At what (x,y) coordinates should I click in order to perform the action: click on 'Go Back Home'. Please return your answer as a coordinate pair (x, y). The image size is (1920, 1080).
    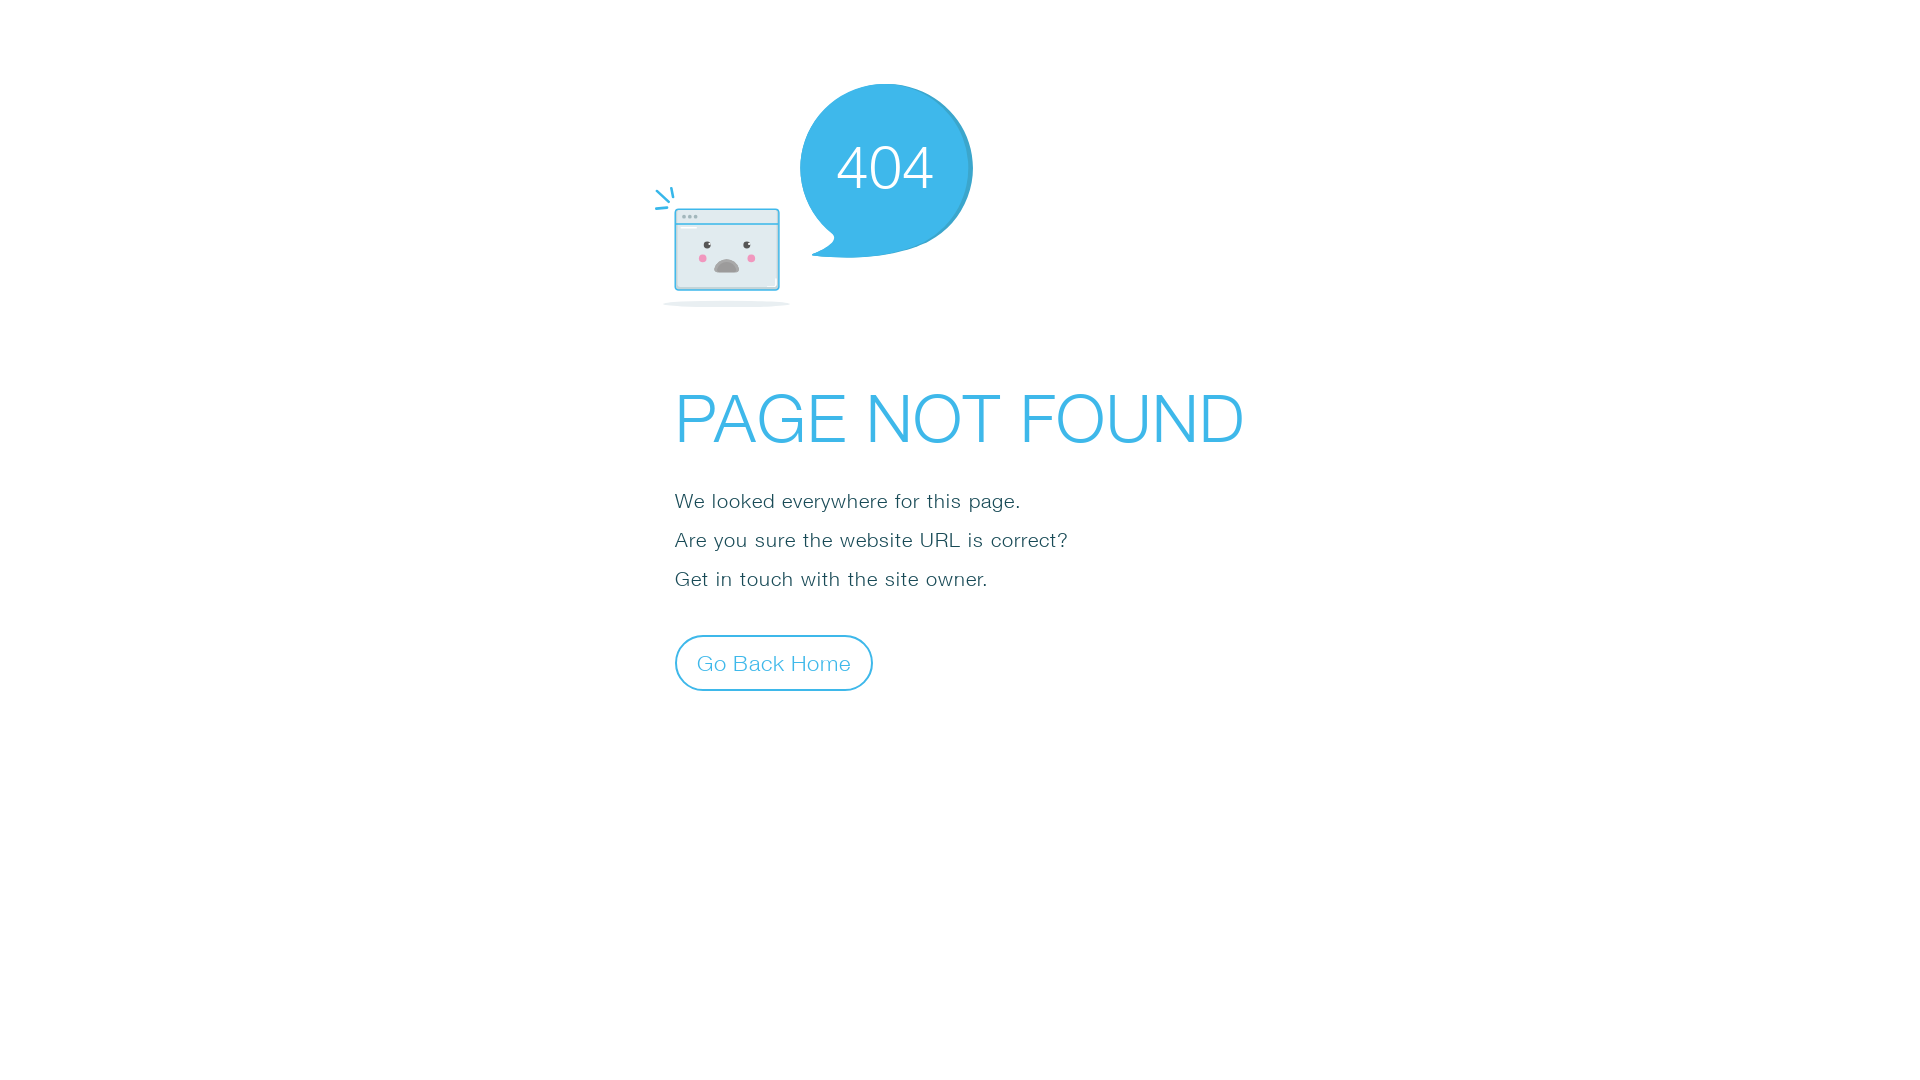
    Looking at the image, I should click on (772, 663).